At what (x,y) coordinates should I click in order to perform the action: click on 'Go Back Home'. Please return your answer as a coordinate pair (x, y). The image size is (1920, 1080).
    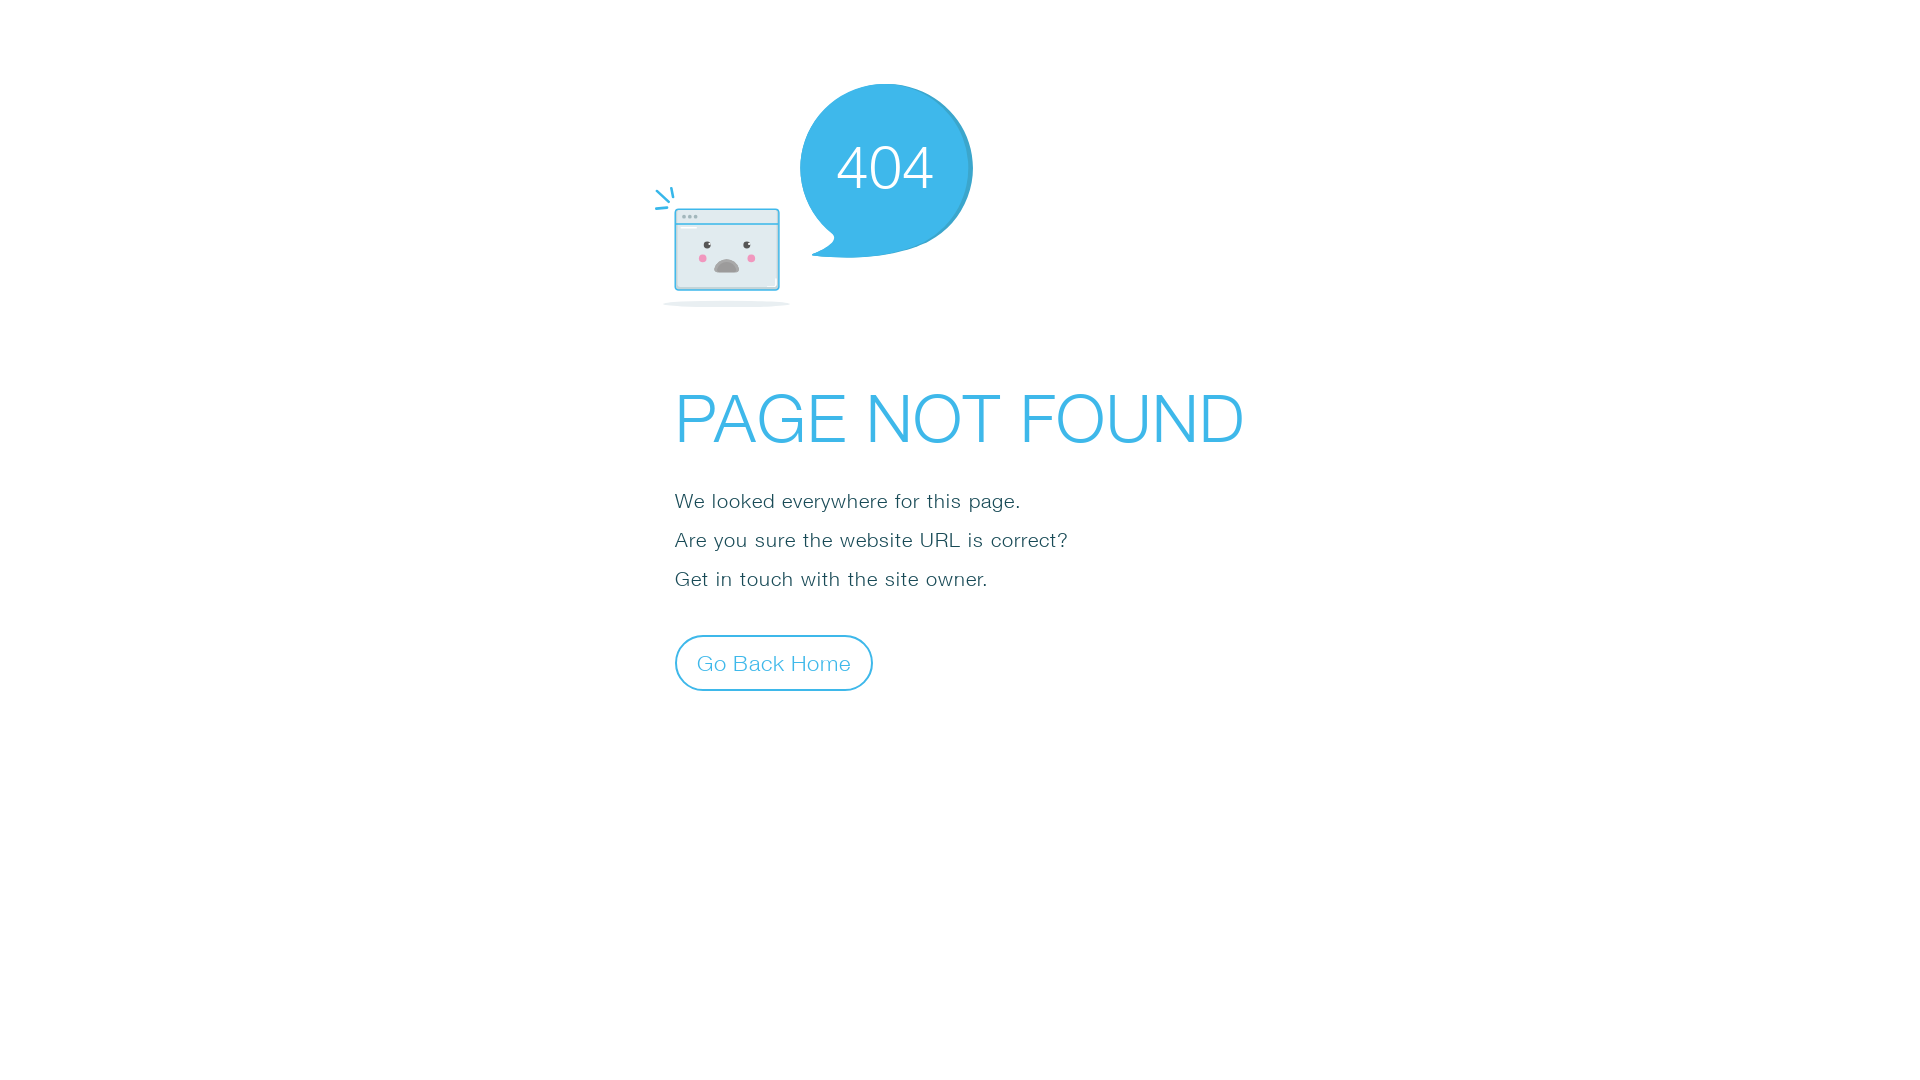
    Looking at the image, I should click on (772, 663).